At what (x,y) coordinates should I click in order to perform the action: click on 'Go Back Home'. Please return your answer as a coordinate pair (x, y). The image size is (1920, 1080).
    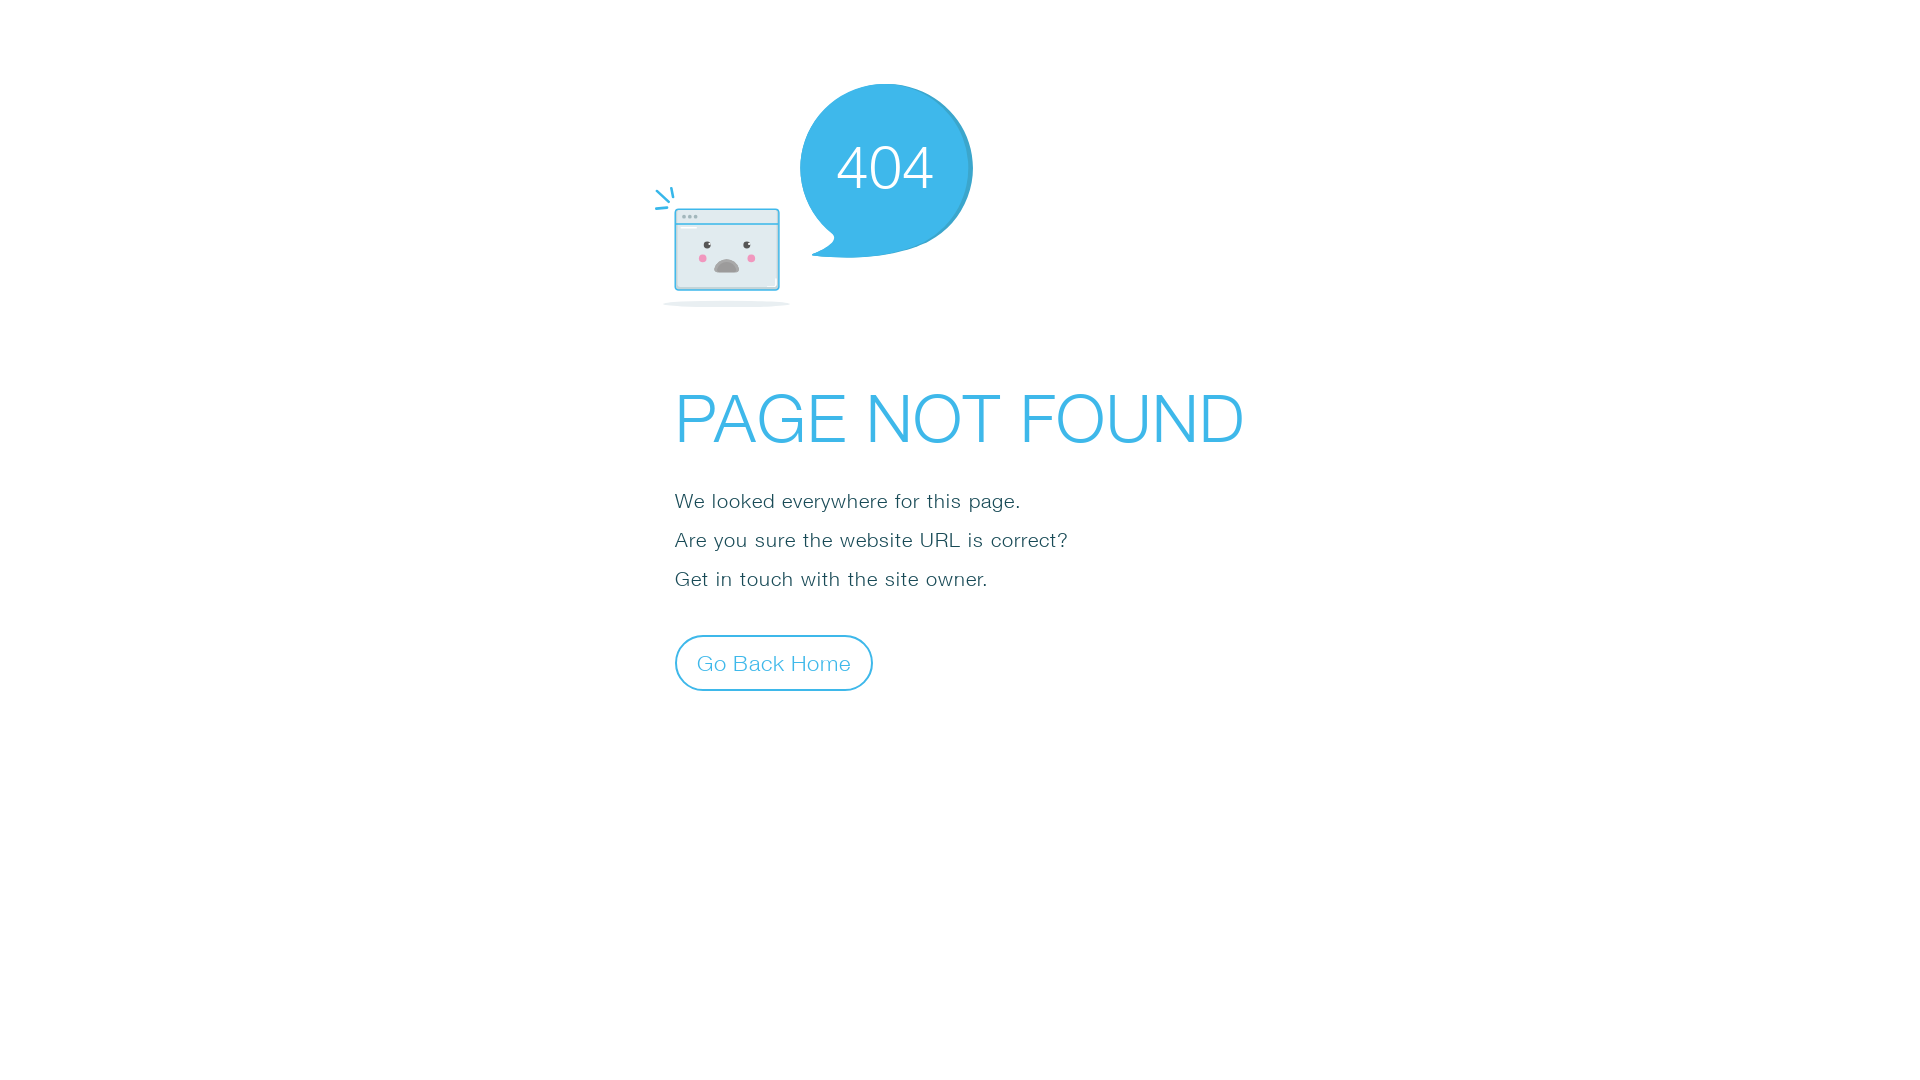
    Looking at the image, I should click on (772, 663).